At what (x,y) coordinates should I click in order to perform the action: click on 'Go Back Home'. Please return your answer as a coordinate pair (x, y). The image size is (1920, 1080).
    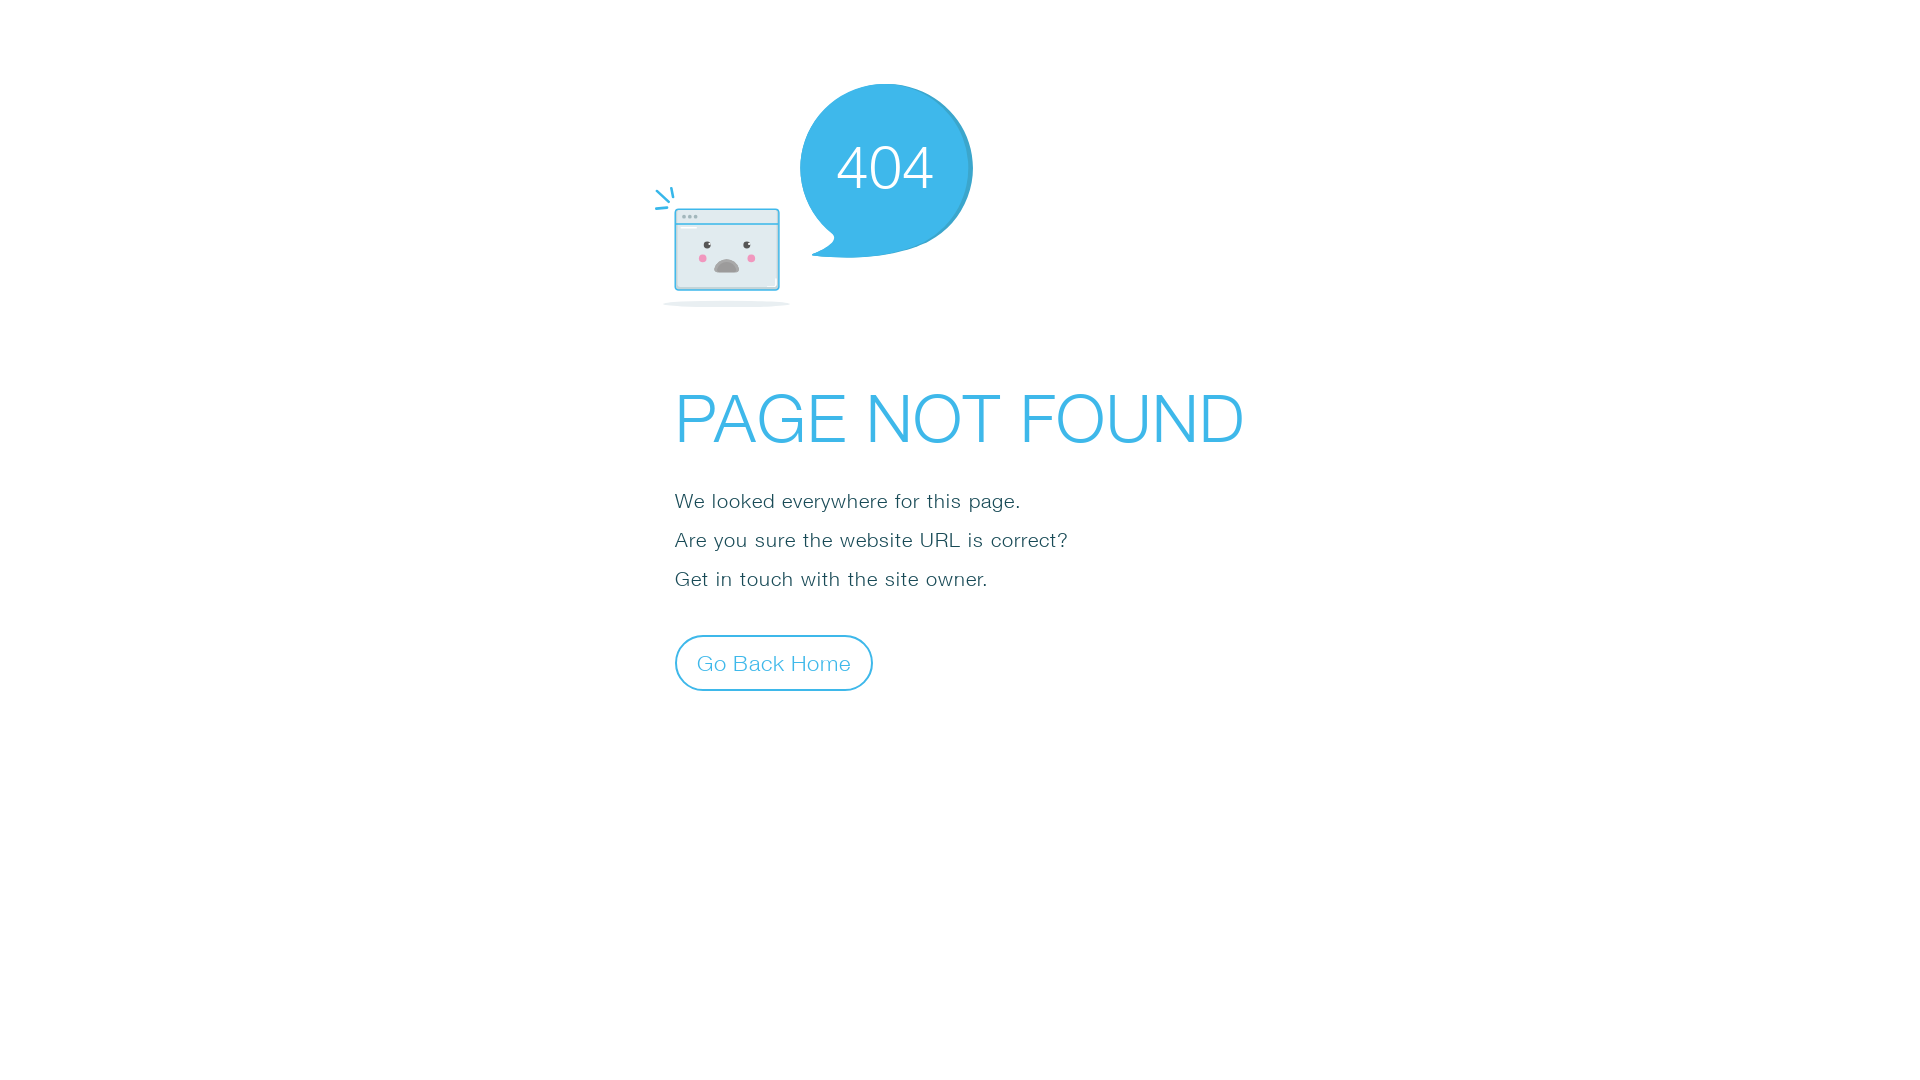
    Looking at the image, I should click on (772, 663).